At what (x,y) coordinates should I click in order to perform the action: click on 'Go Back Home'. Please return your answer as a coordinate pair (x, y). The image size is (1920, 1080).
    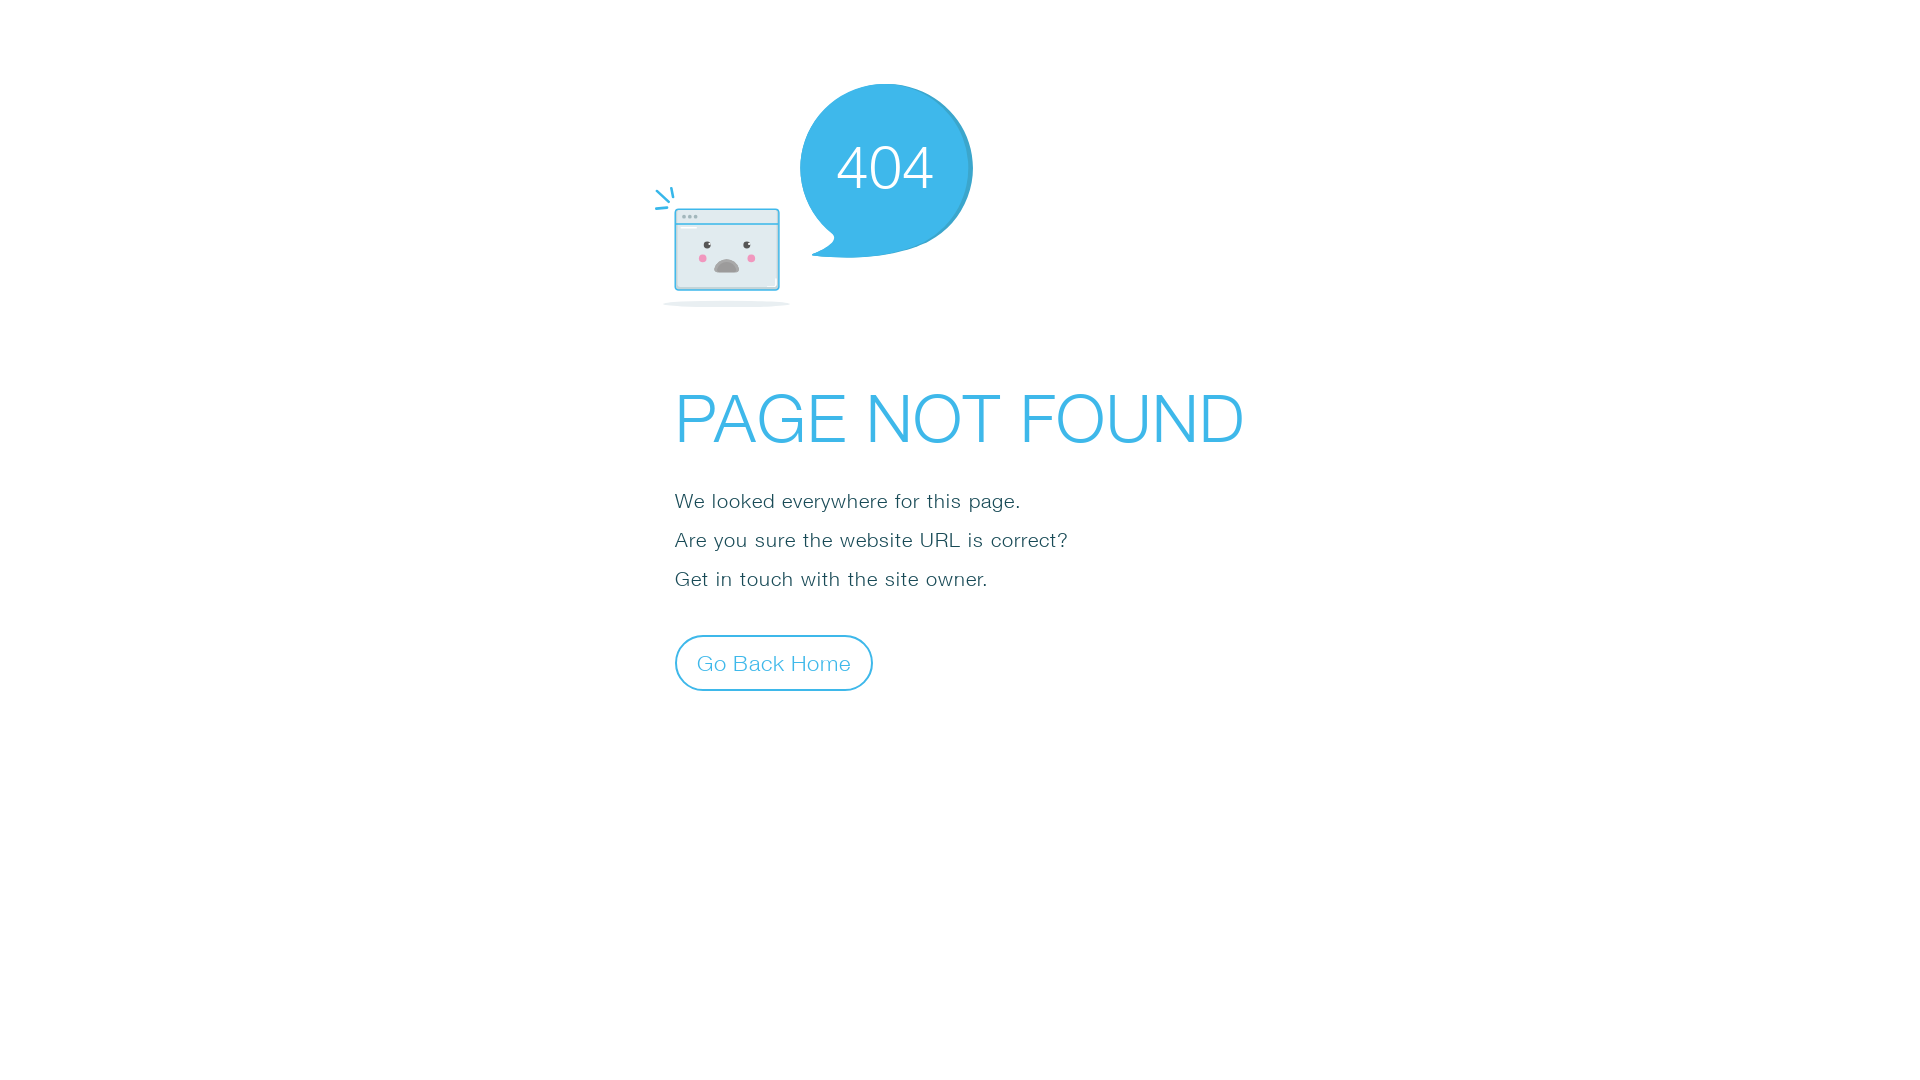
    Looking at the image, I should click on (772, 663).